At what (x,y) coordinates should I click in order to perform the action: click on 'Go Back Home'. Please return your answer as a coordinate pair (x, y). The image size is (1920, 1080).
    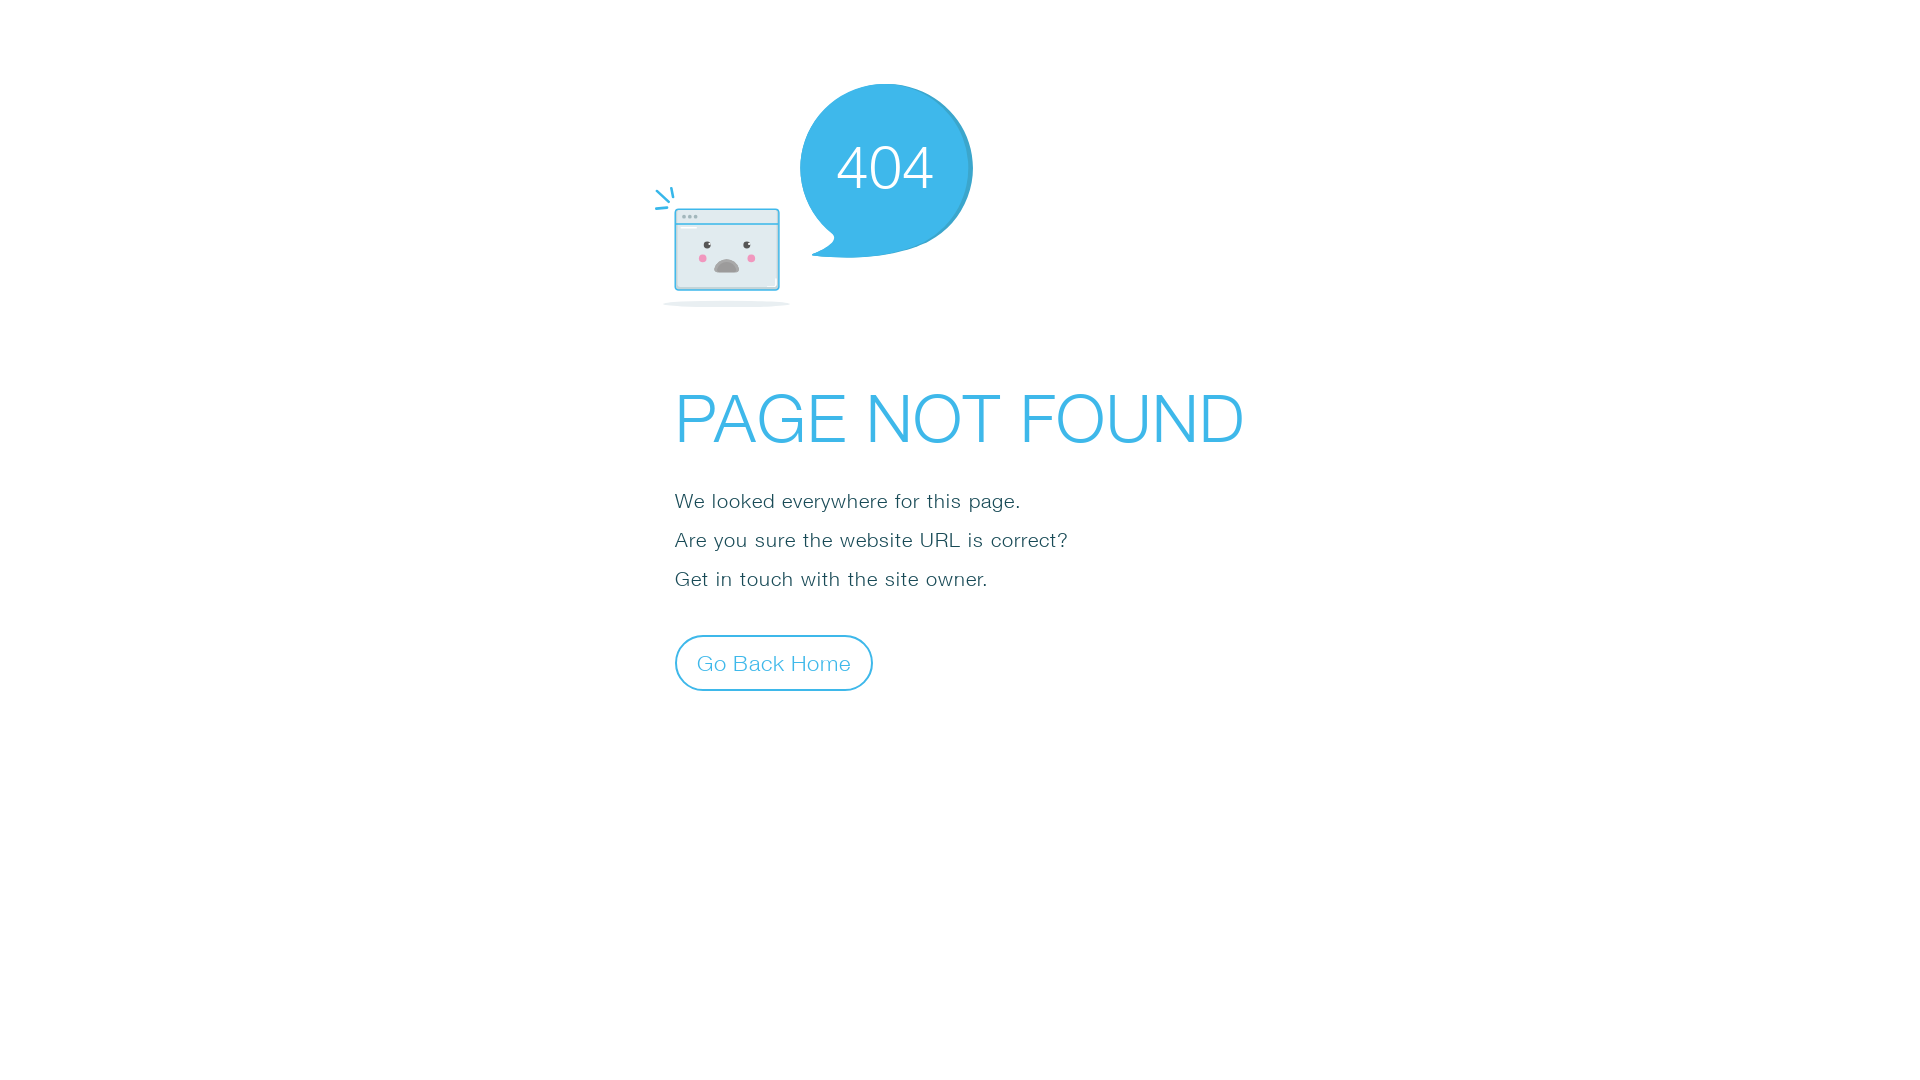
    Looking at the image, I should click on (772, 663).